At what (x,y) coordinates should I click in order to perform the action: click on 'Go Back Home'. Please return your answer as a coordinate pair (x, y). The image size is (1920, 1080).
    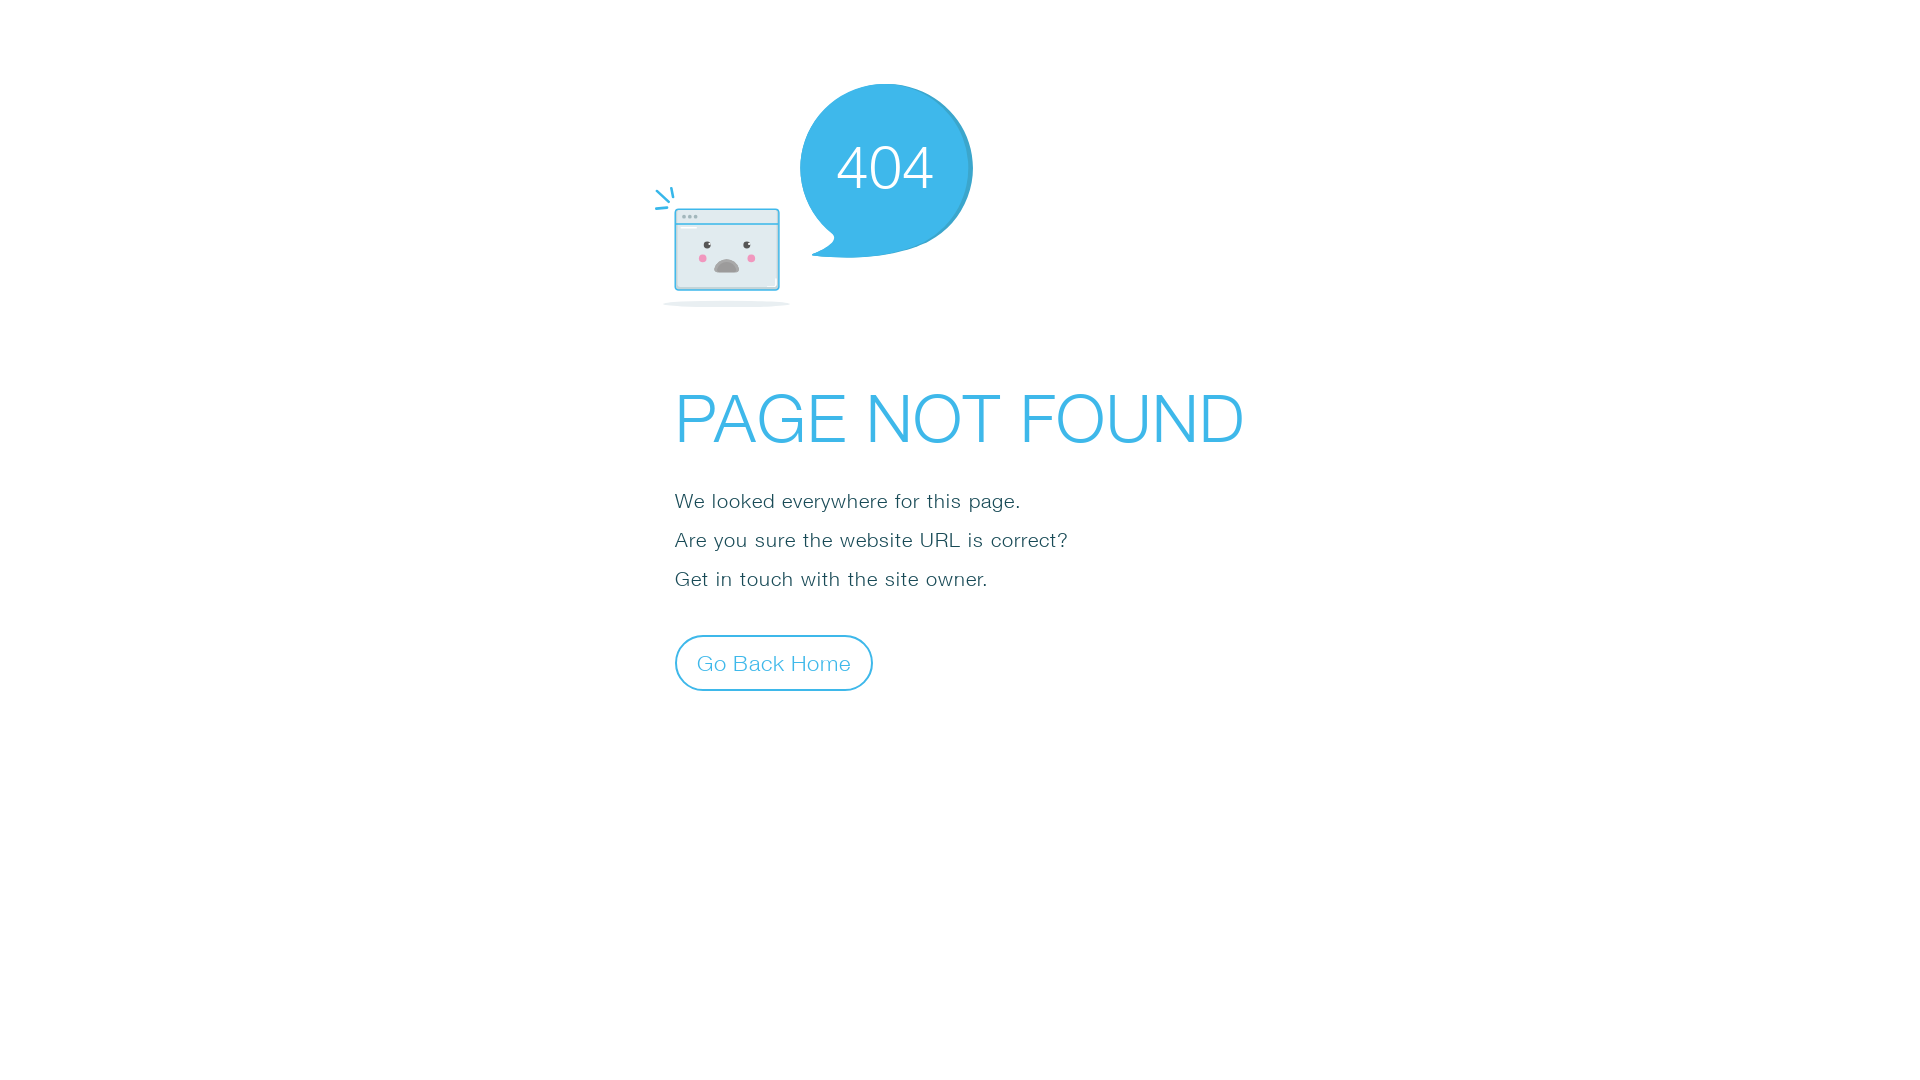
    Looking at the image, I should click on (772, 663).